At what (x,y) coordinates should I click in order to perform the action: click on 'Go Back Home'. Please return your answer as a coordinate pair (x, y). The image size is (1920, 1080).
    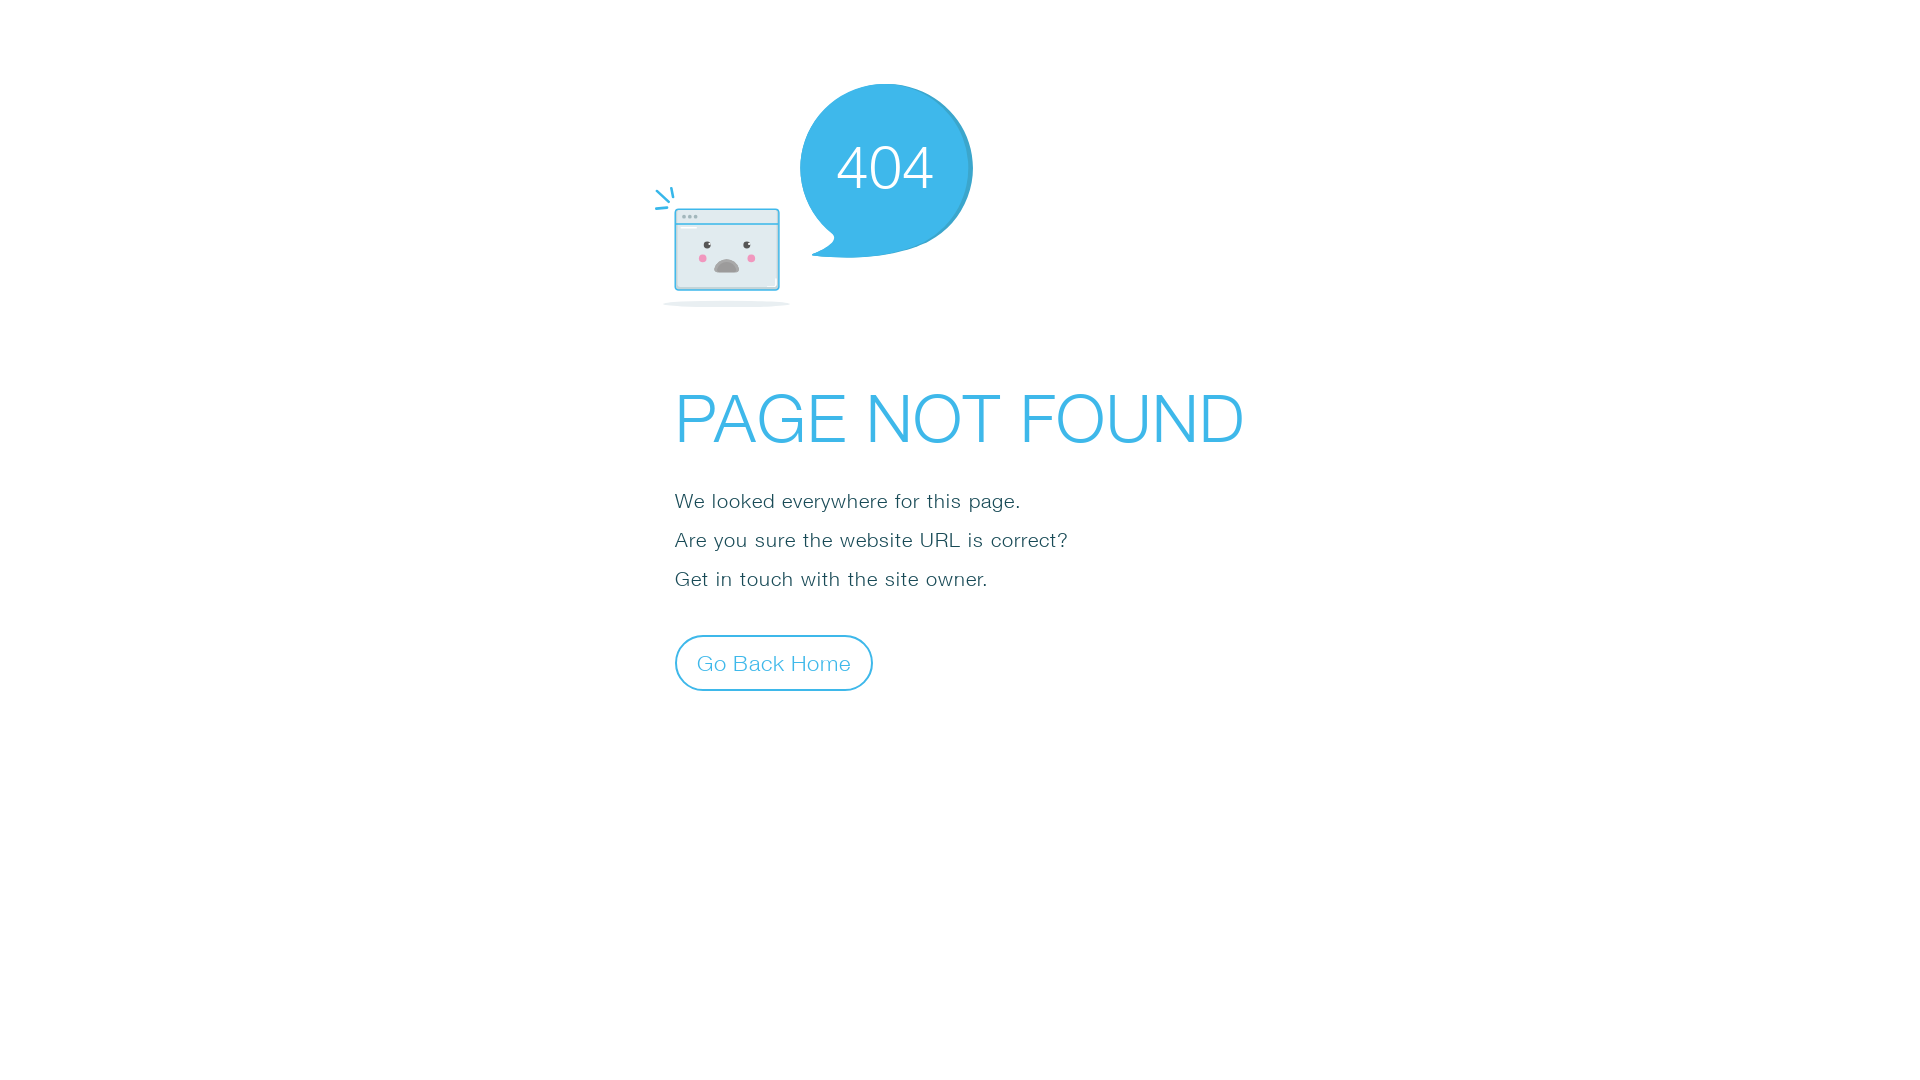
    Looking at the image, I should click on (772, 663).